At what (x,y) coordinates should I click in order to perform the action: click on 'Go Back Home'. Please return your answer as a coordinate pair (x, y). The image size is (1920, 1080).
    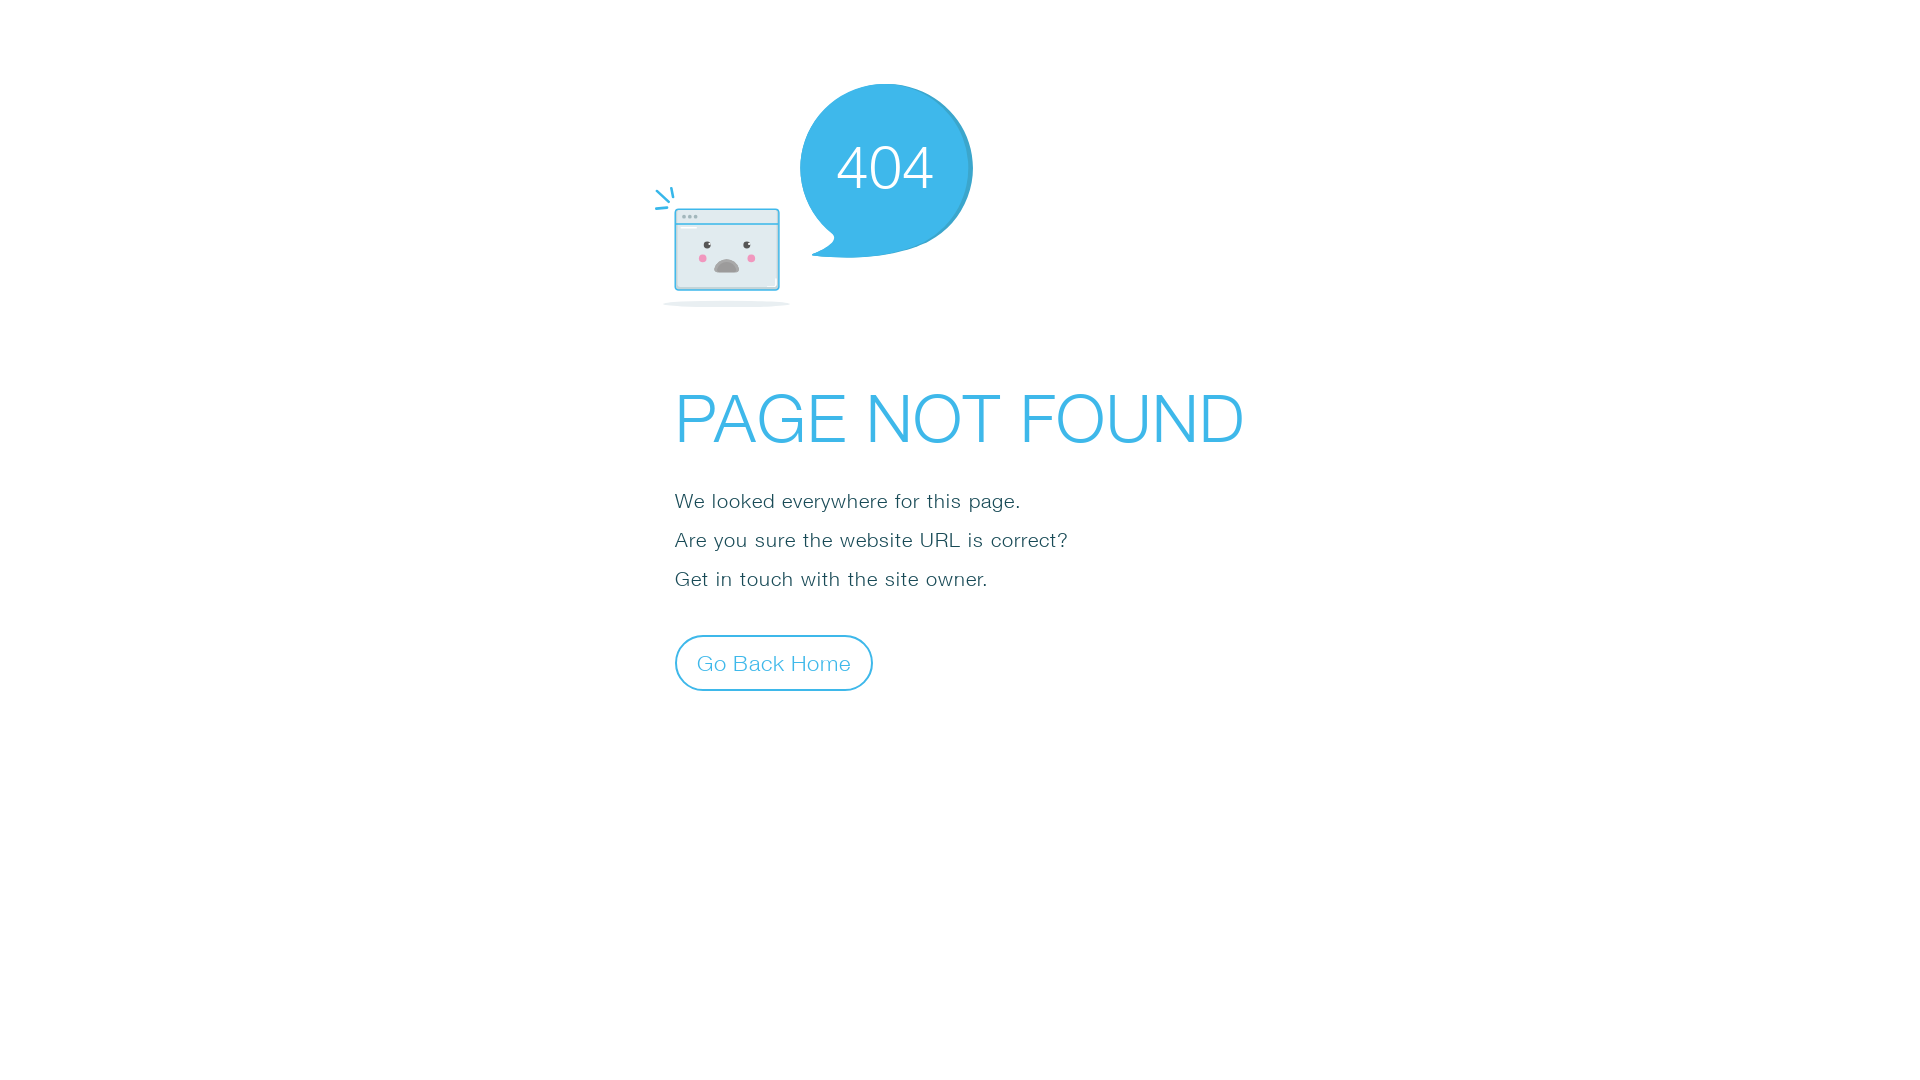
    Looking at the image, I should click on (772, 663).